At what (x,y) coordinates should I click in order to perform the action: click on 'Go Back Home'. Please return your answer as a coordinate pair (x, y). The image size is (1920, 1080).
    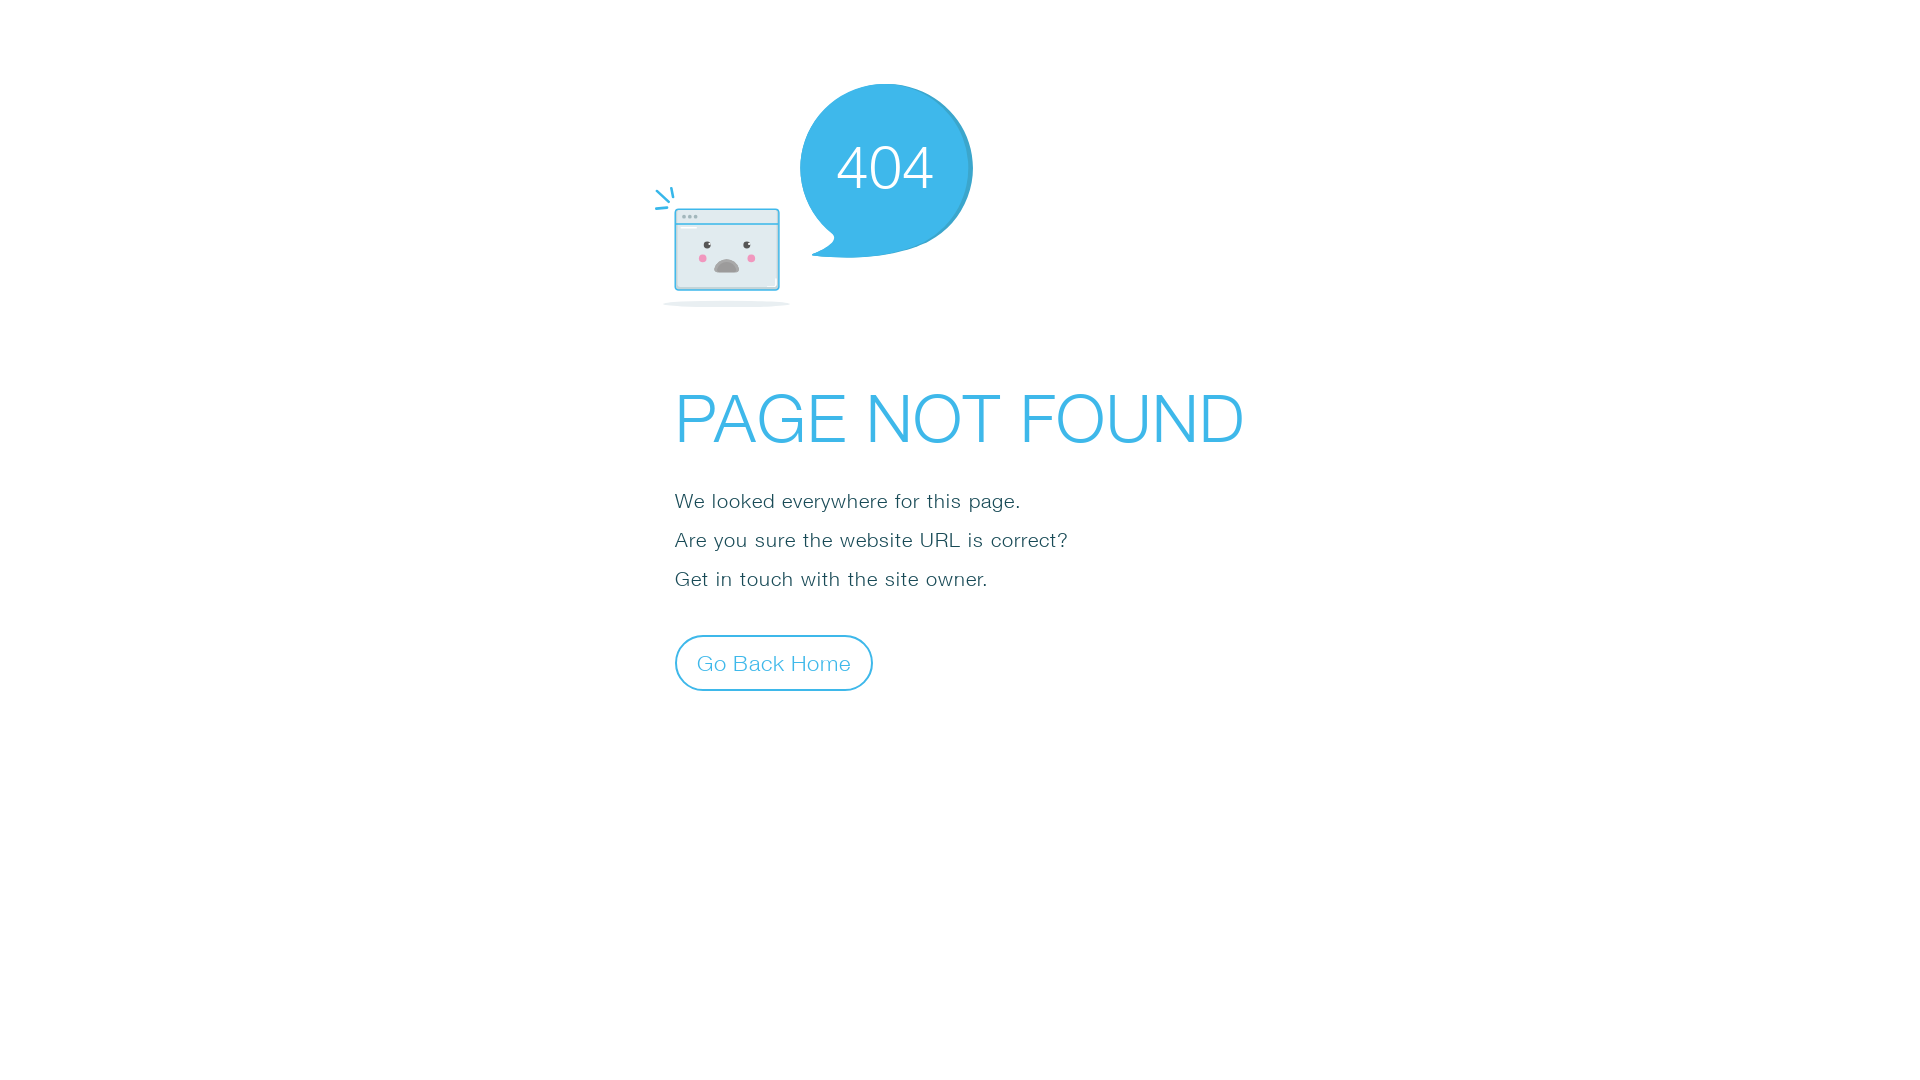
    Looking at the image, I should click on (772, 663).